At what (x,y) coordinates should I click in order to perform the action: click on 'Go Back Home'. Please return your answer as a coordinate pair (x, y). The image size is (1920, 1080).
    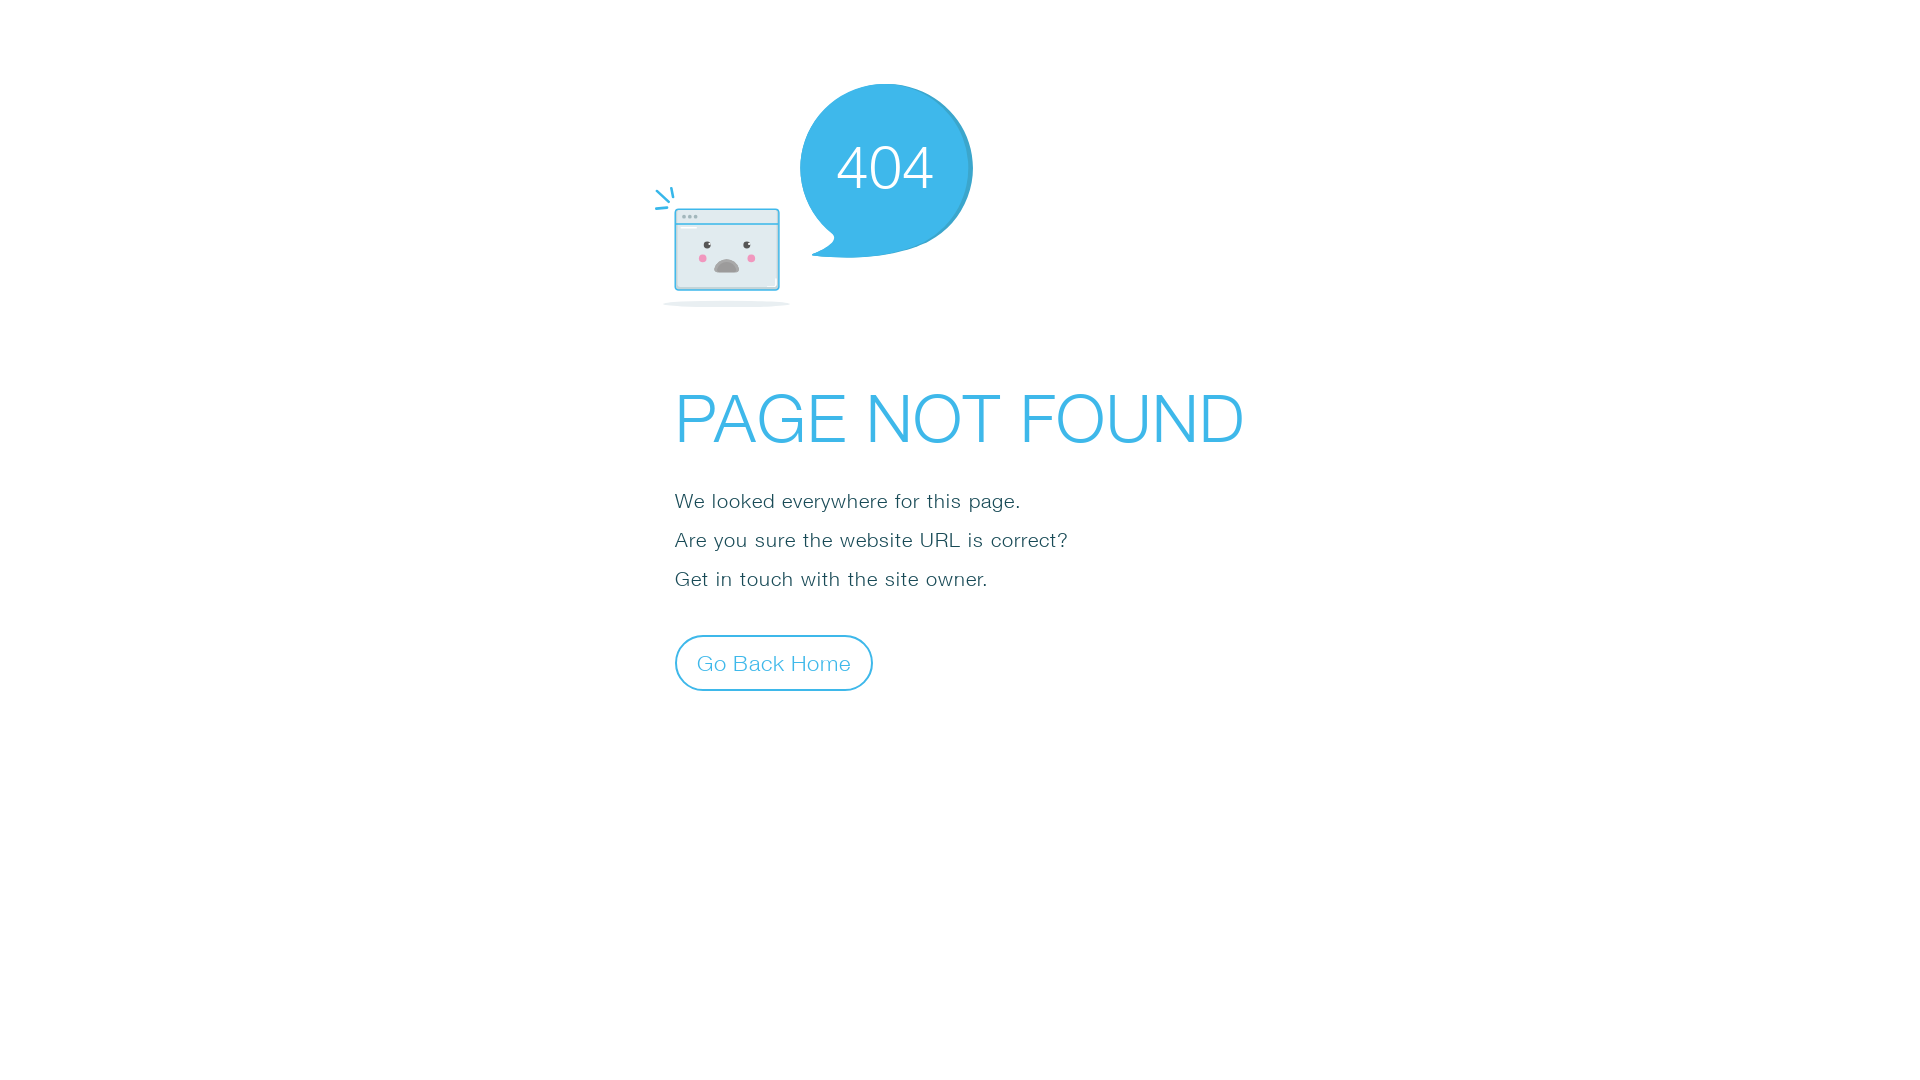
    Looking at the image, I should click on (772, 663).